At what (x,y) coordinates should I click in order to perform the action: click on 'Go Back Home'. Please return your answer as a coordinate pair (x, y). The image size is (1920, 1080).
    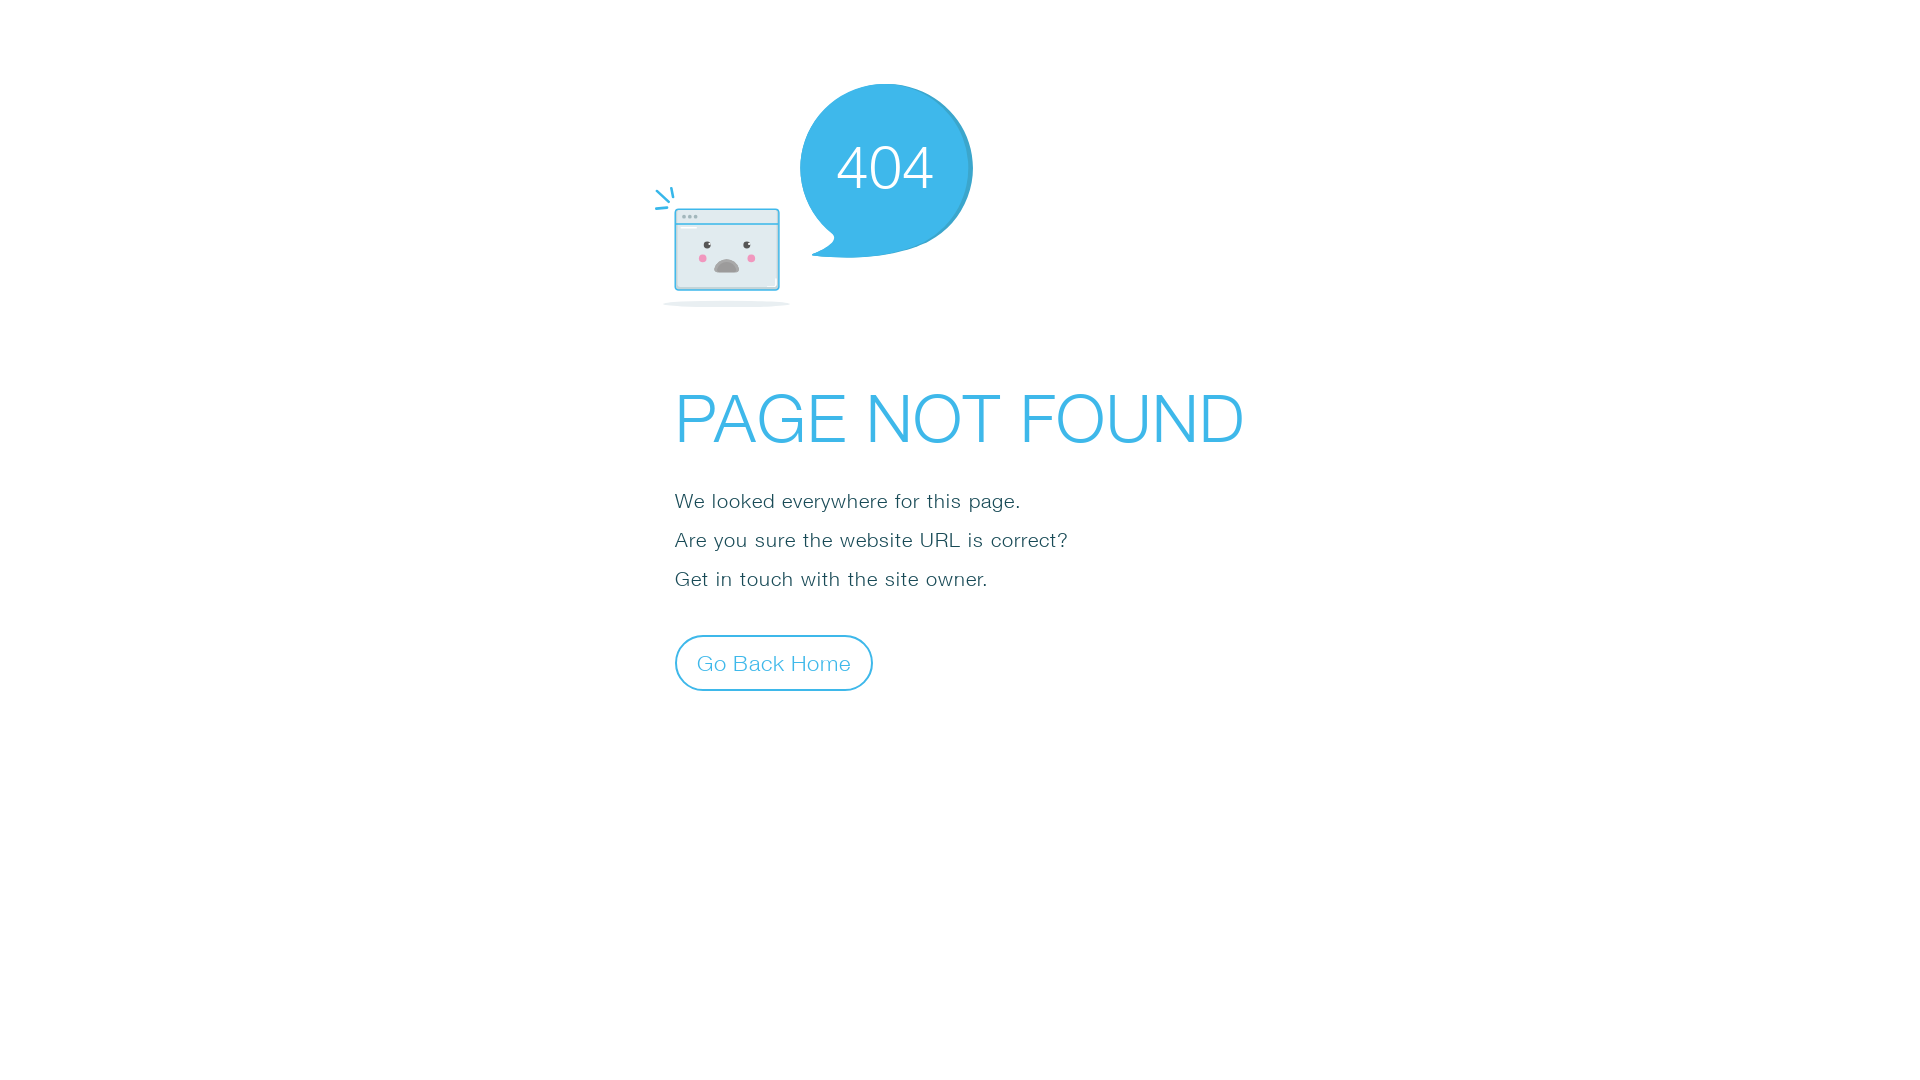
    Looking at the image, I should click on (772, 663).